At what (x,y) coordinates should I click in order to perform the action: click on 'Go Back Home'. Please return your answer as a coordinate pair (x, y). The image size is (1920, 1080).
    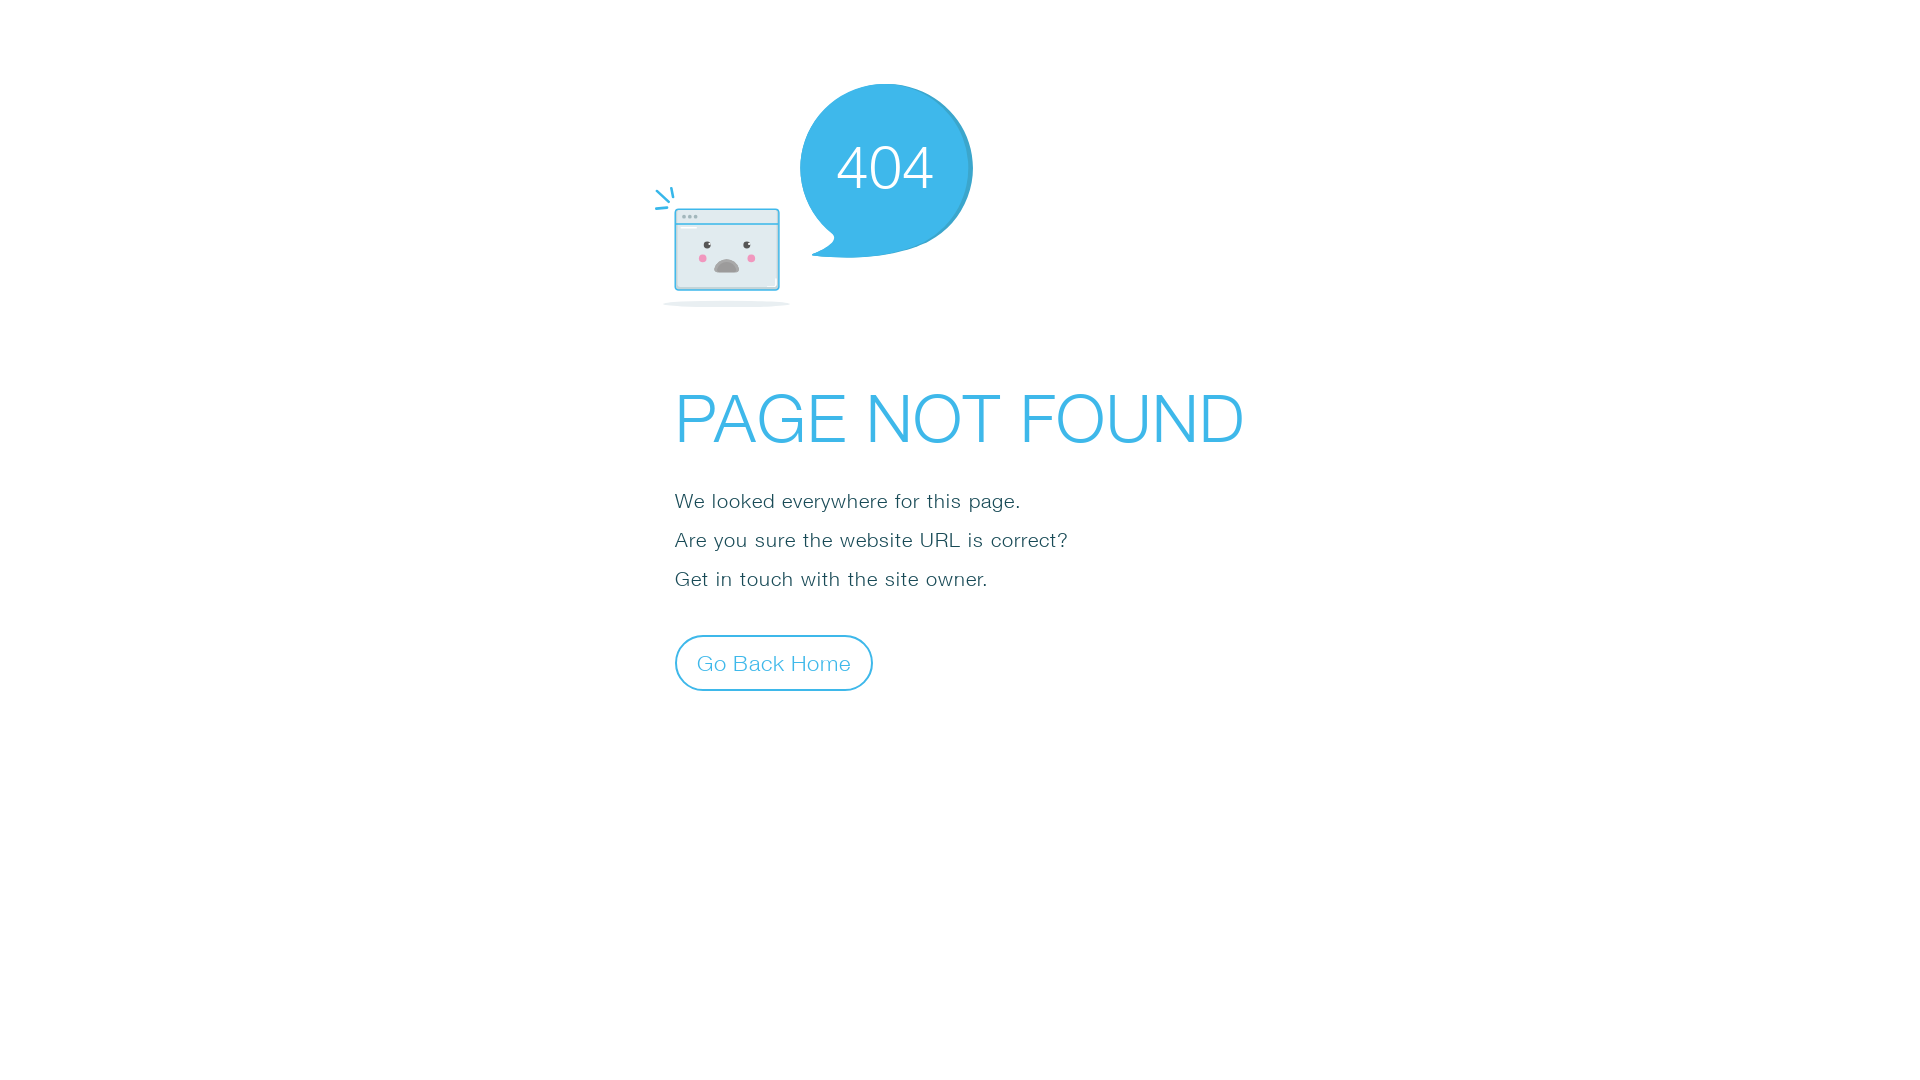
    Looking at the image, I should click on (772, 663).